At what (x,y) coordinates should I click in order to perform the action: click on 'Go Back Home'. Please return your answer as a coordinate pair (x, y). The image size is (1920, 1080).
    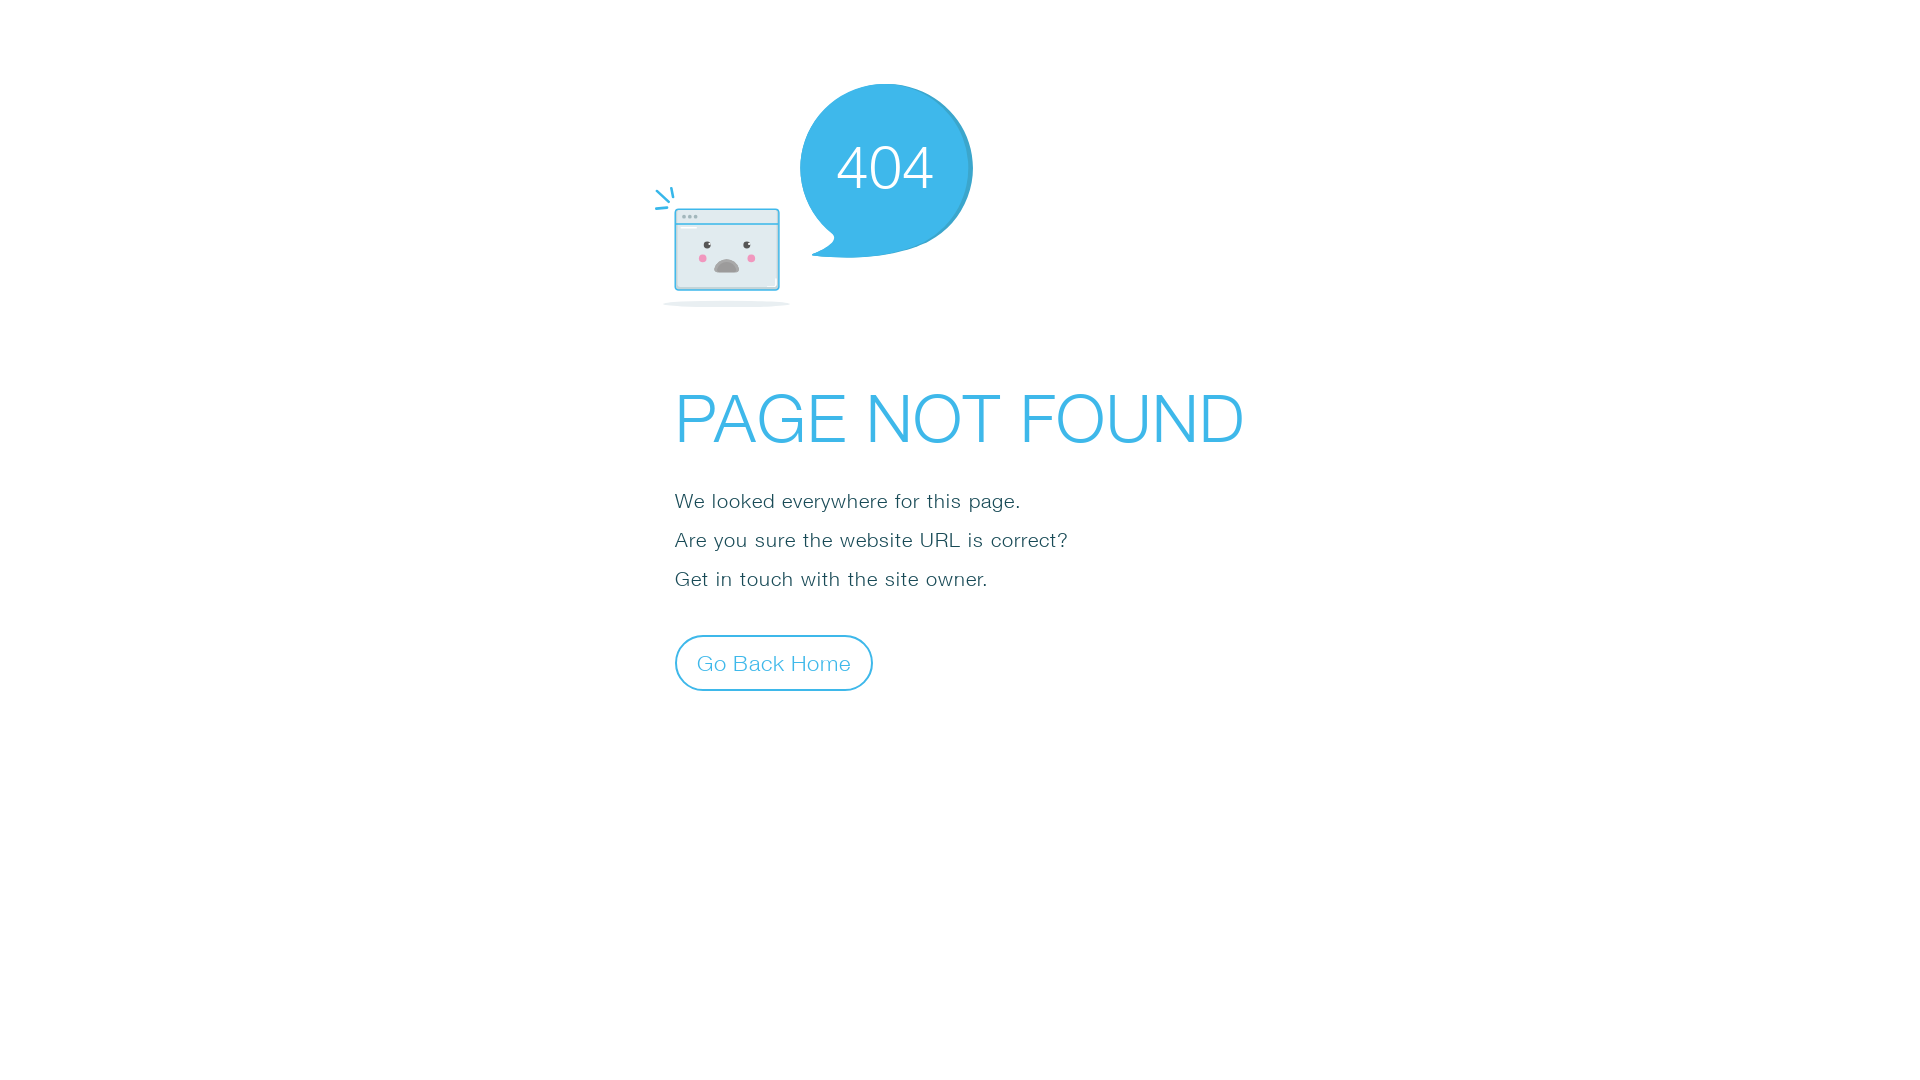
    Looking at the image, I should click on (772, 663).